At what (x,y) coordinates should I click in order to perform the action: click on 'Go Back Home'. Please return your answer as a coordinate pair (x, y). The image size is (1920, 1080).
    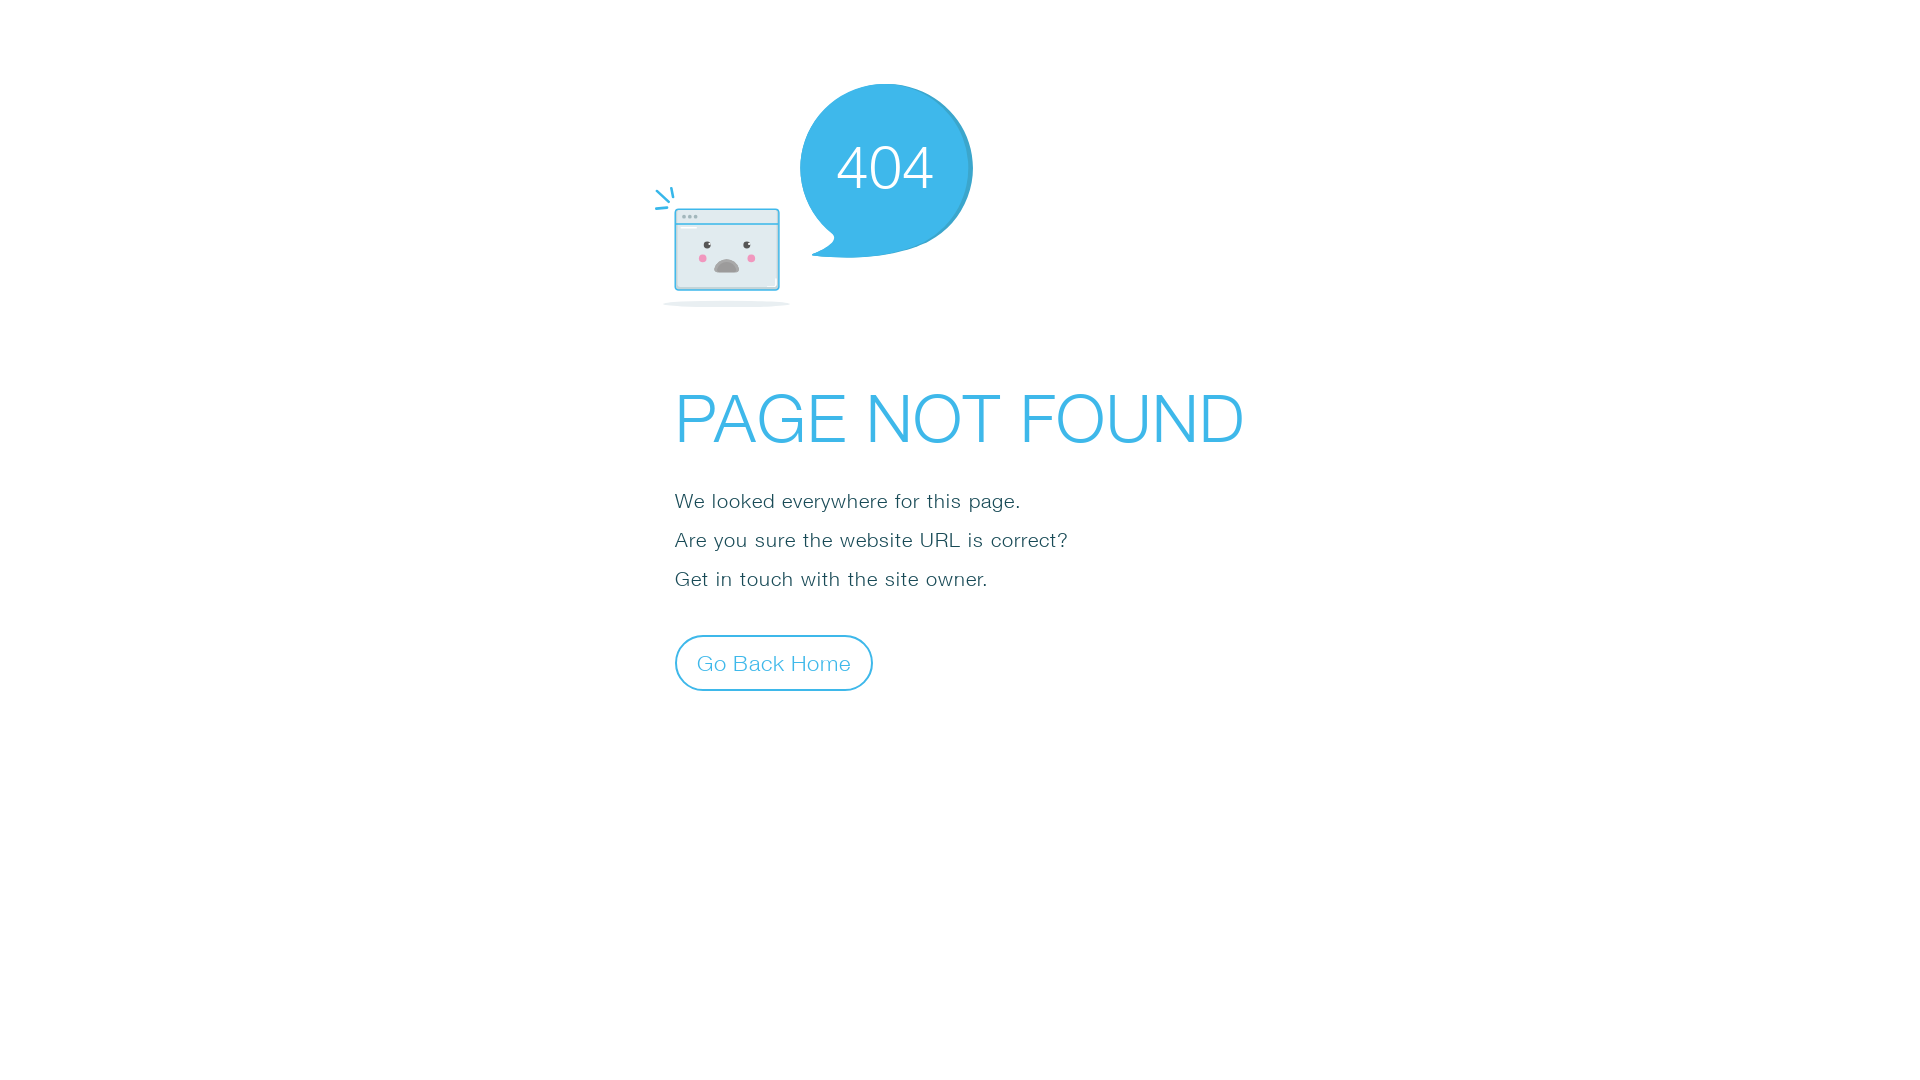
    Looking at the image, I should click on (772, 663).